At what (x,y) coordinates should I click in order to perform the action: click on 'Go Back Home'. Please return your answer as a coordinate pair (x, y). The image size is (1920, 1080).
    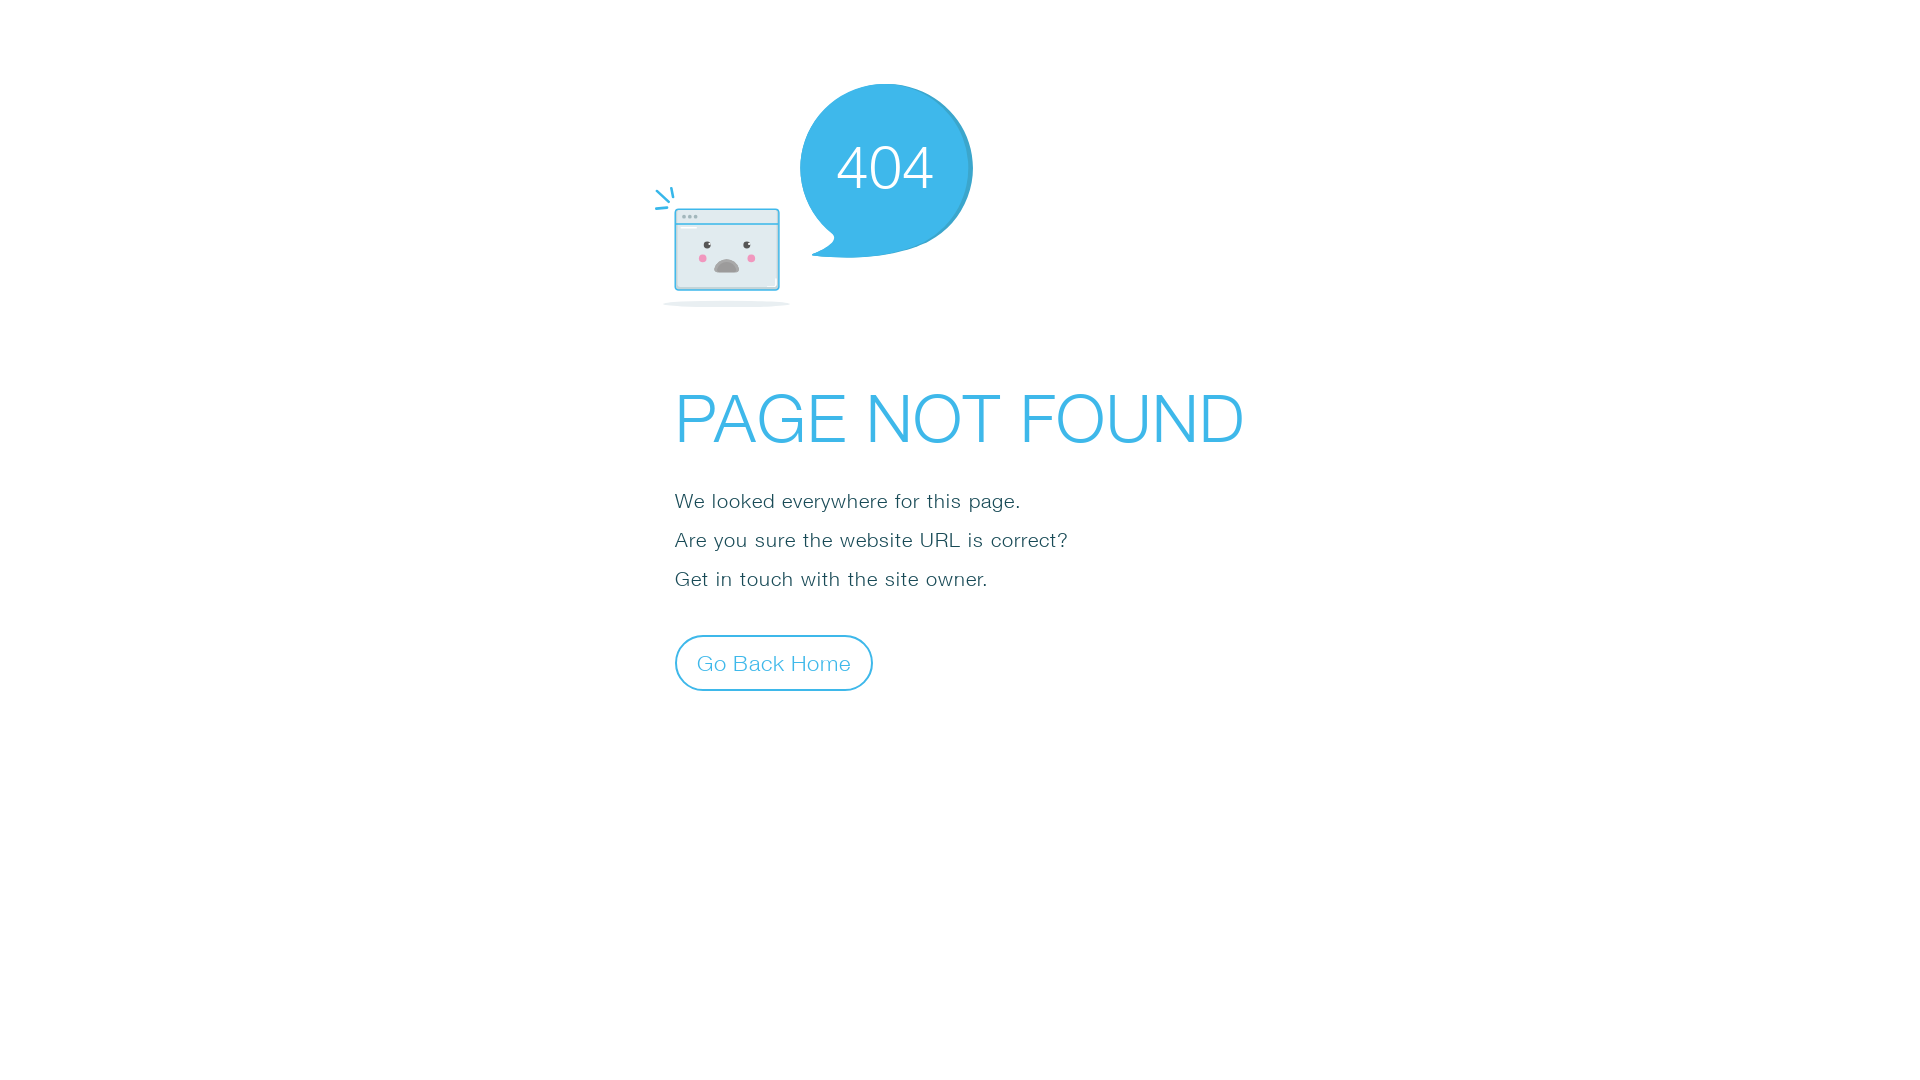
    Looking at the image, I should click on (772, 663).